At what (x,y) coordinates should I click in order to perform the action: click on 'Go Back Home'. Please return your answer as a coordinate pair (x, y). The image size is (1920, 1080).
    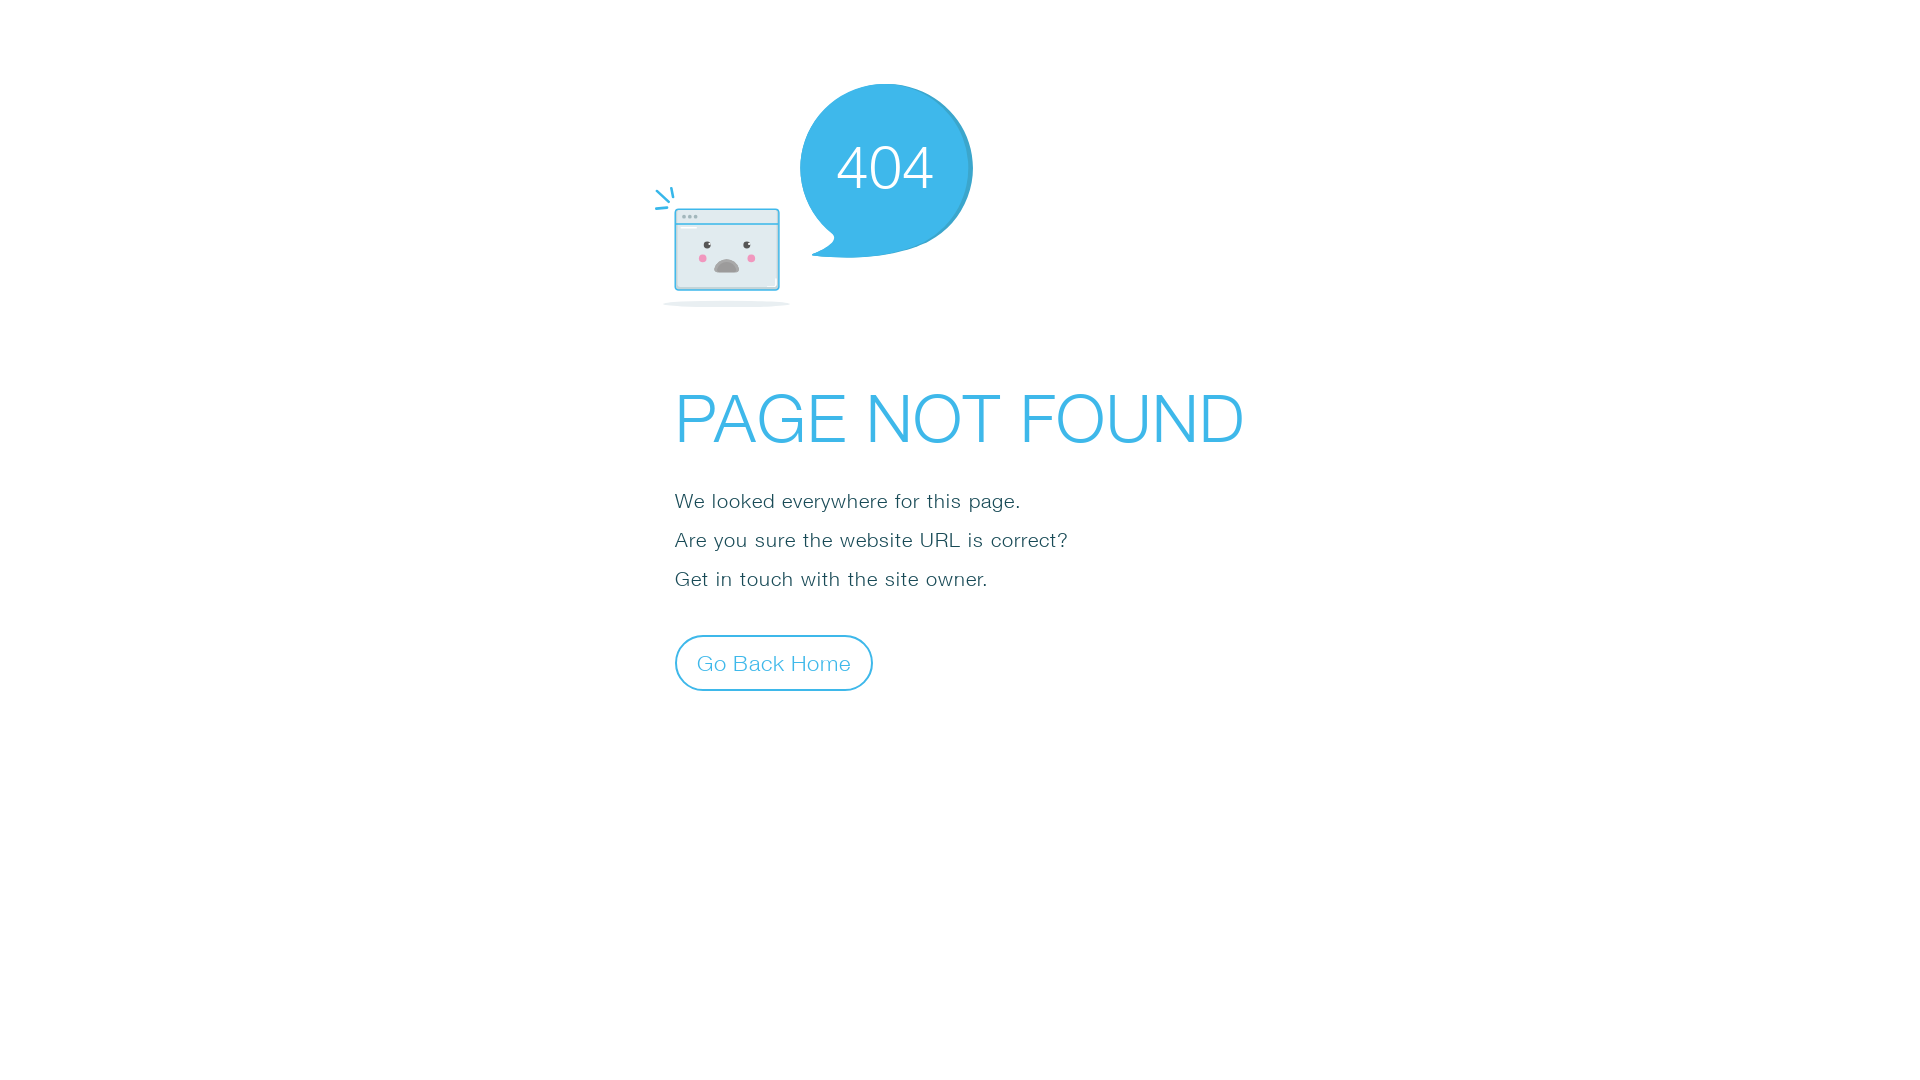
    Looking at the image, I should click on (772, 663).